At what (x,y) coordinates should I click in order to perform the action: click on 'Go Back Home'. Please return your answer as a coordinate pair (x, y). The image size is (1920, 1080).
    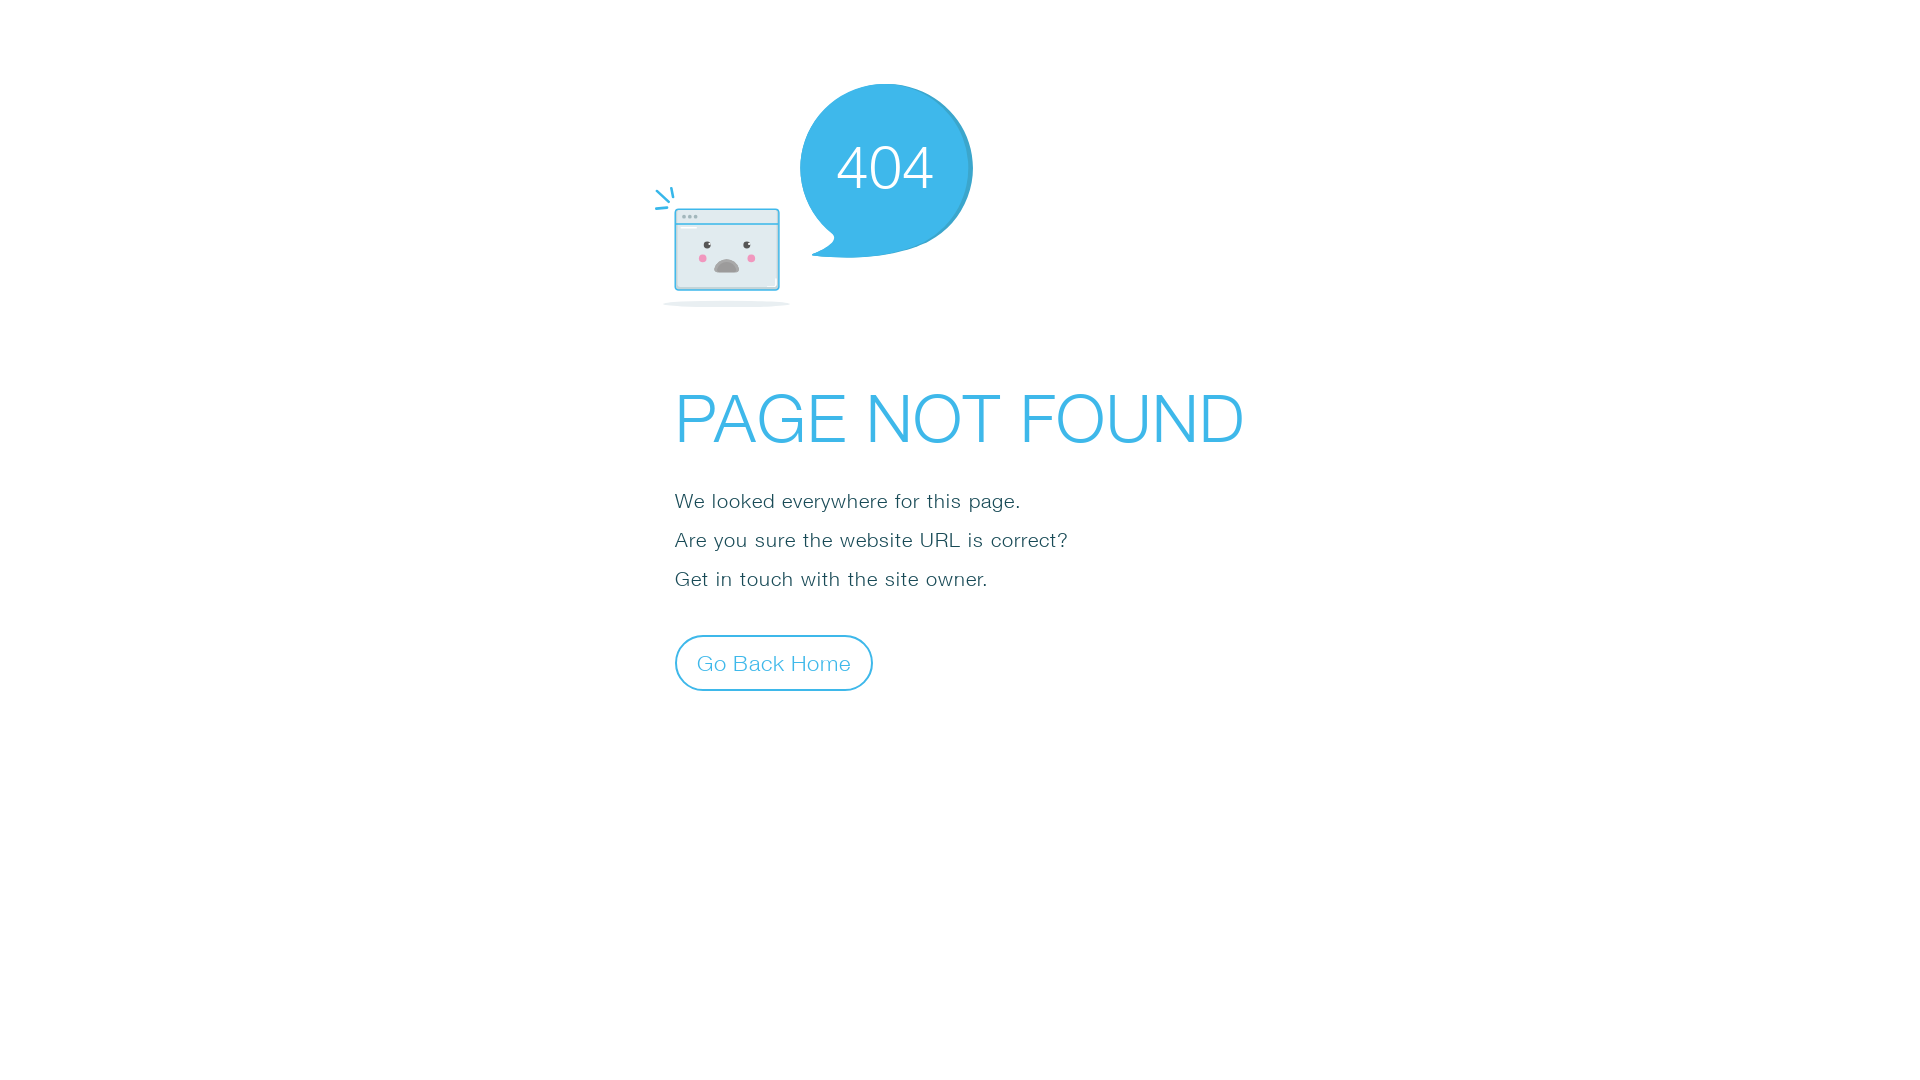
    Looking at the image, I should click on (772, 663).